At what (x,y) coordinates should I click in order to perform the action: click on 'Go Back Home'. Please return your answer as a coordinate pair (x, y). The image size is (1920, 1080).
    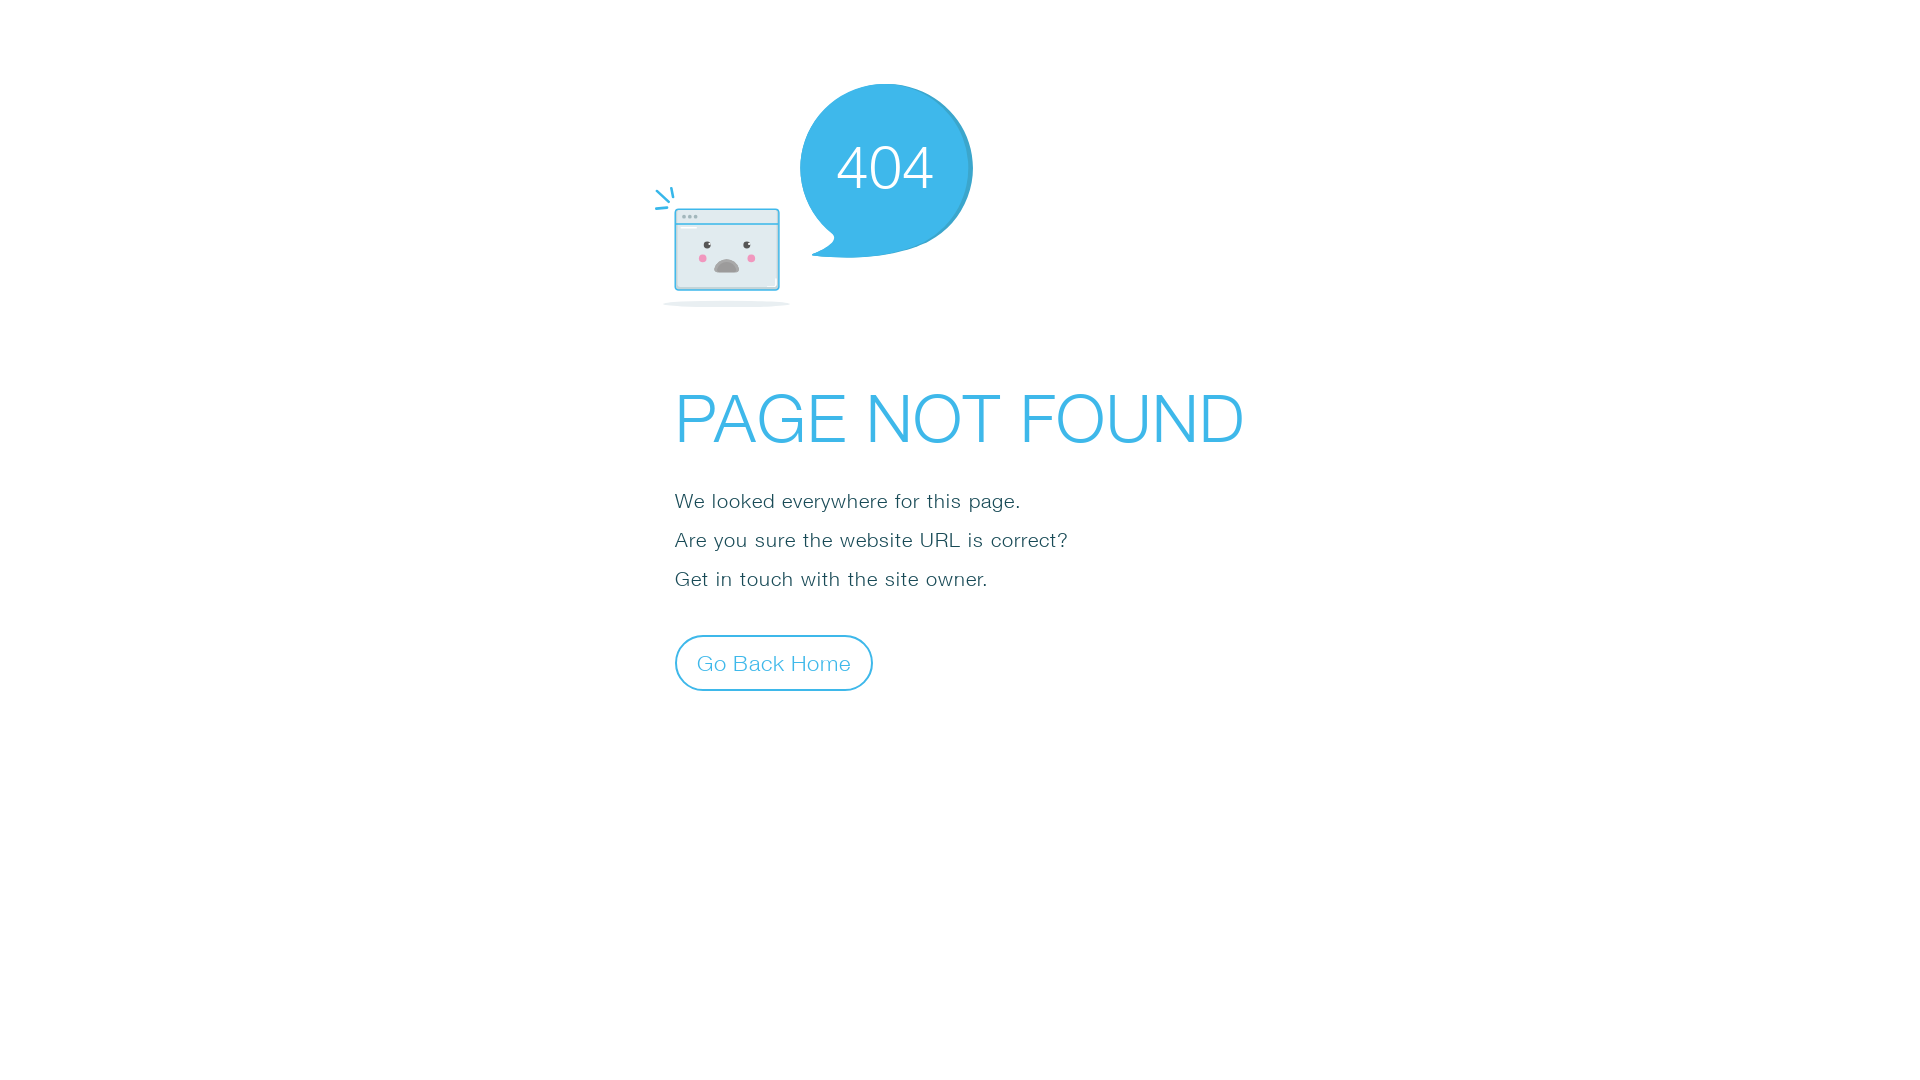
    Looking at the image, I should click on (772, 663).